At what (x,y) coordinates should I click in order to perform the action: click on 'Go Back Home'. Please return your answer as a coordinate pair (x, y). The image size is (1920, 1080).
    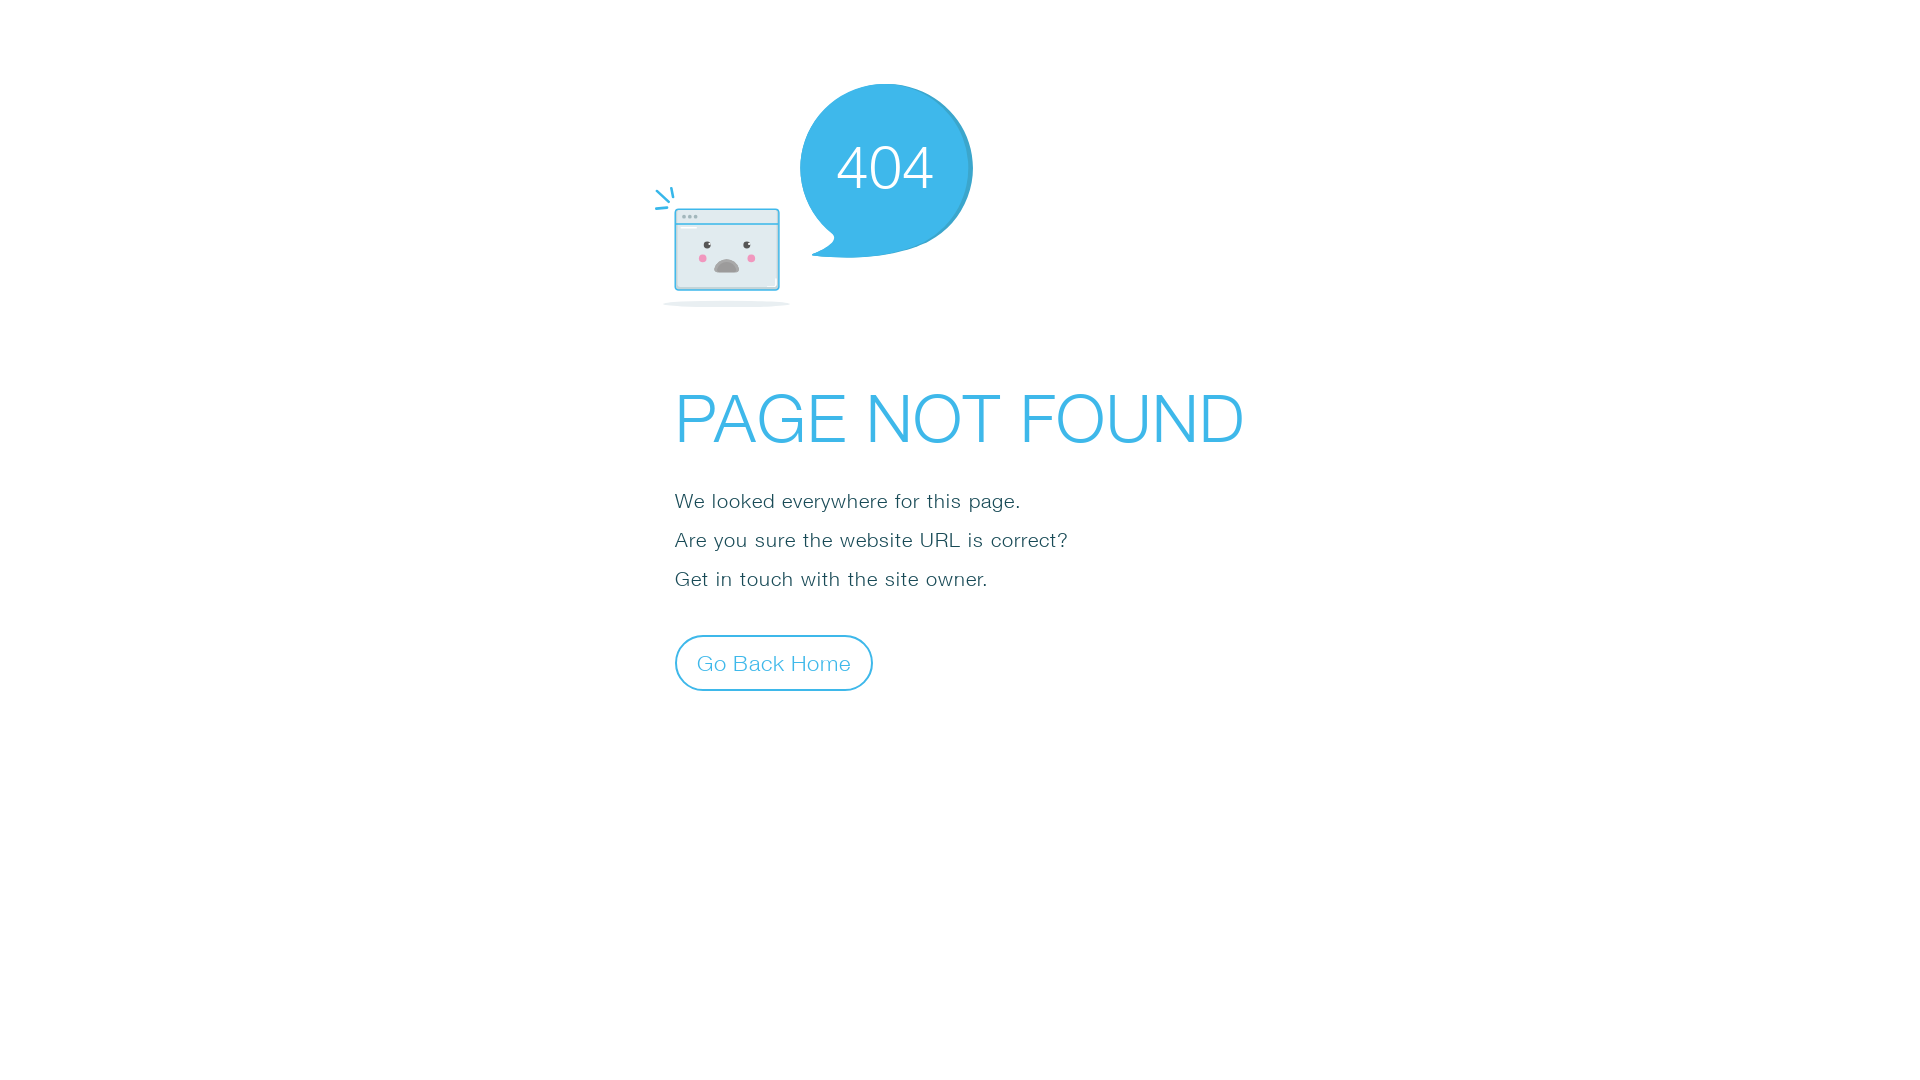
    Looking at the image, I should click on (772, 663).